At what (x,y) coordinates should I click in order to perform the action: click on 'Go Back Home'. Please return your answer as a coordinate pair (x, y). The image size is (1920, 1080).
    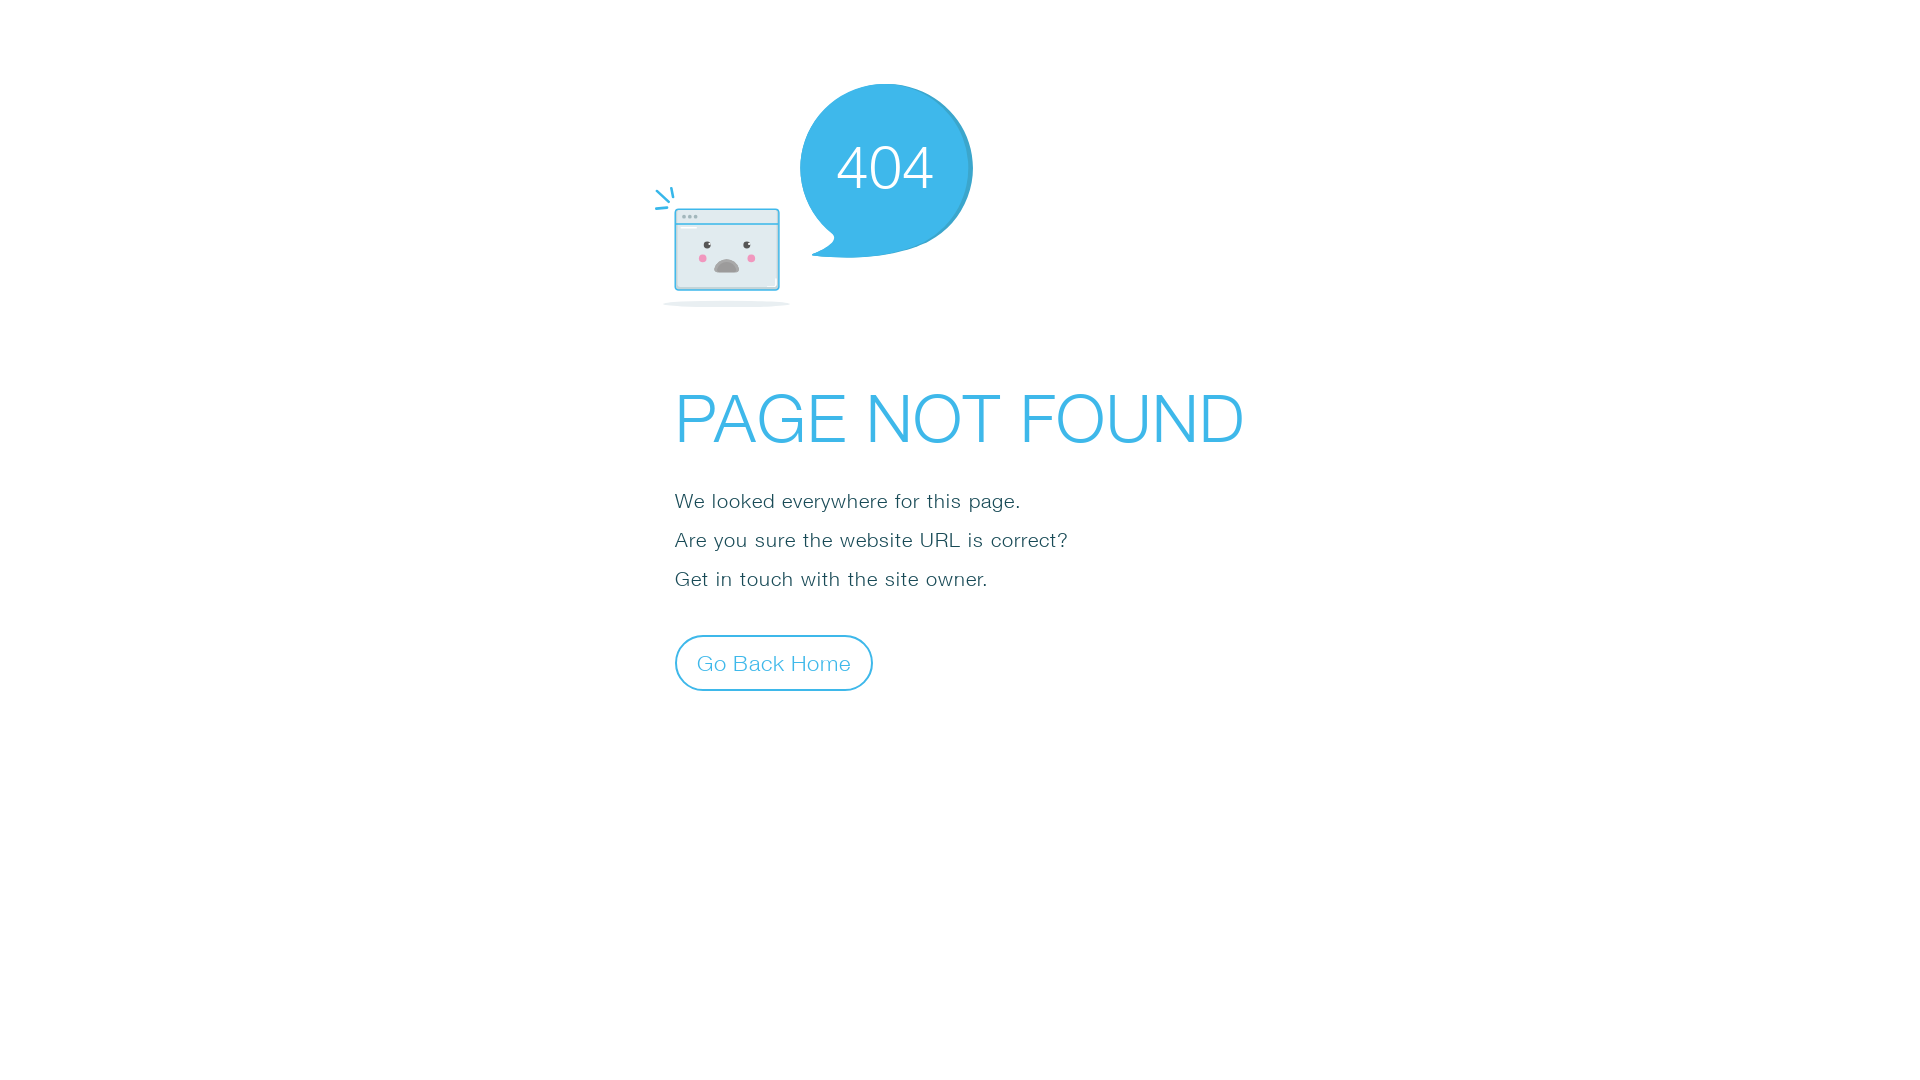
    Looking at the image, I should click on (772, 663).